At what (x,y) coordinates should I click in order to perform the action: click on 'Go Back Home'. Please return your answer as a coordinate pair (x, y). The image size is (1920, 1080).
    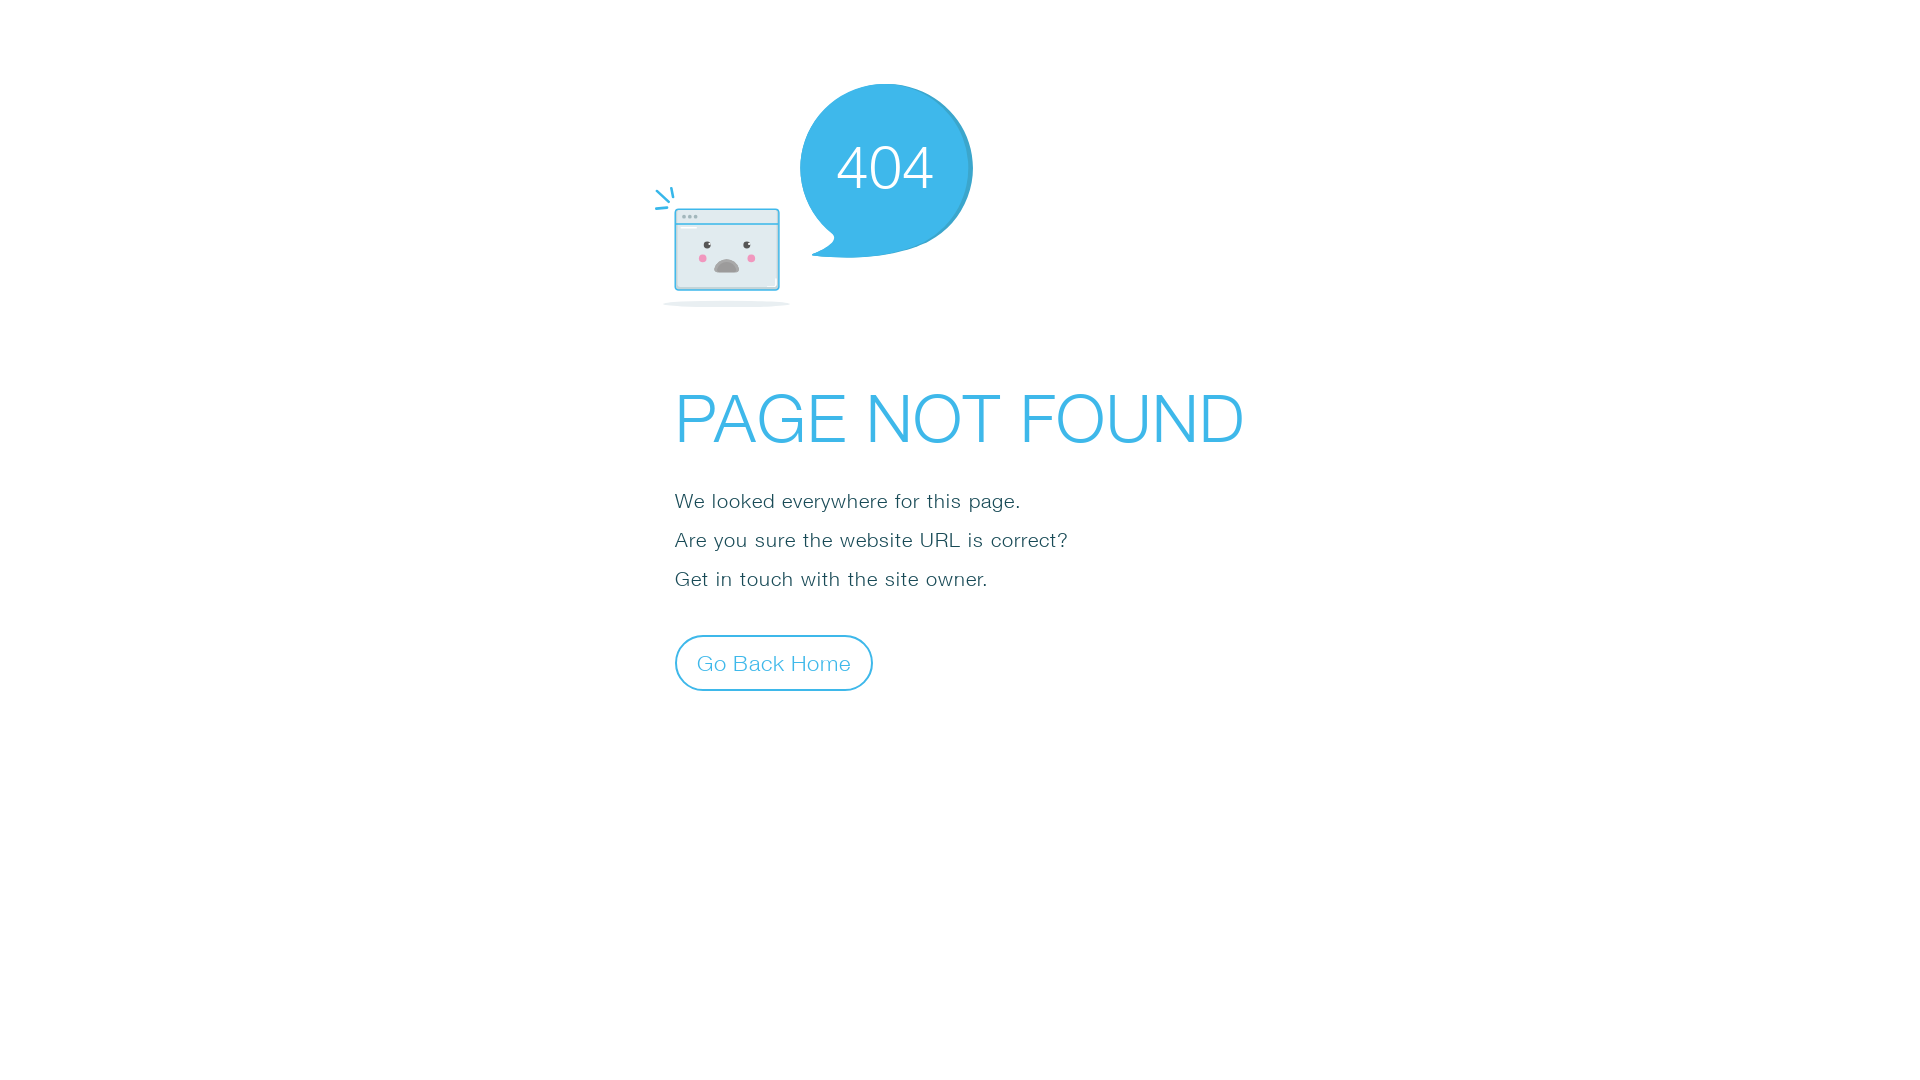
    Looking at the image, I should click on (772, 663).